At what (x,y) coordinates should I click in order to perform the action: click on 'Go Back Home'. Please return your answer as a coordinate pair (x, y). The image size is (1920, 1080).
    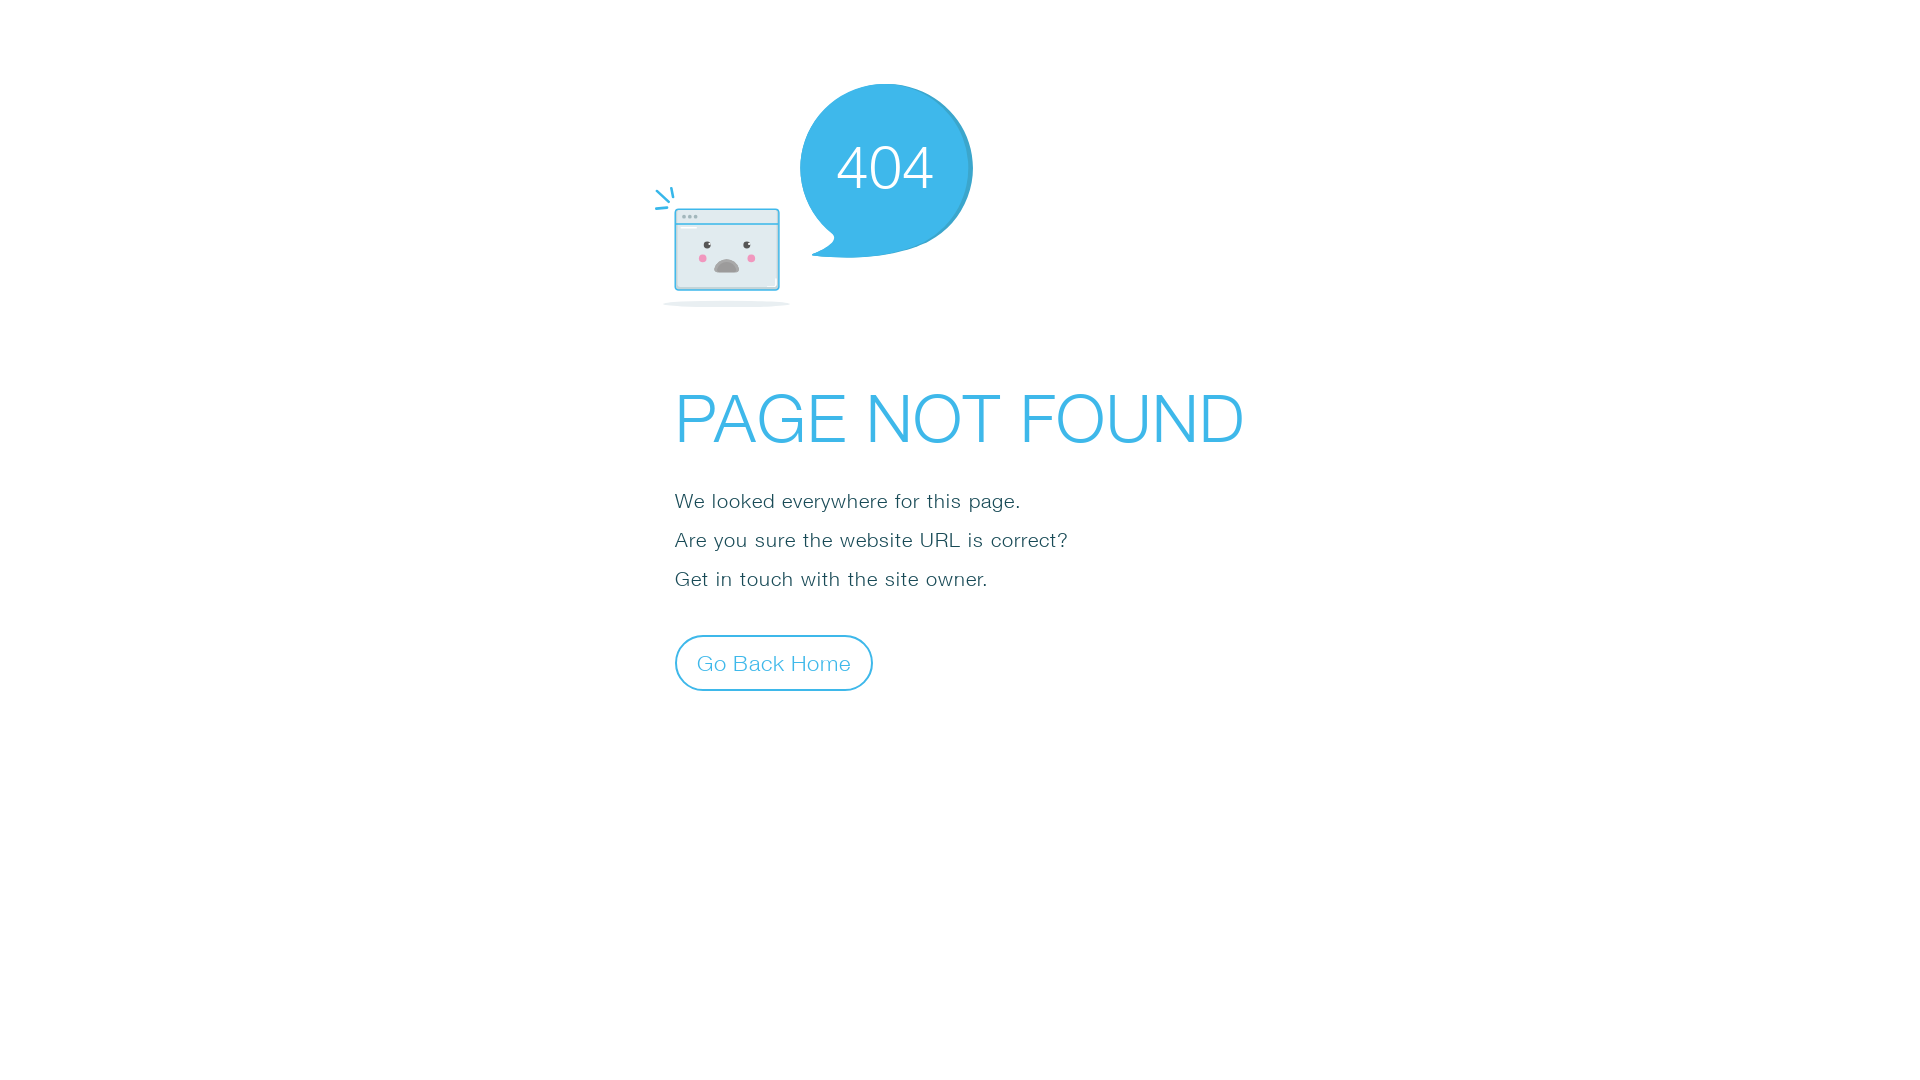
    Looking at the image, I should click on (772, 663).